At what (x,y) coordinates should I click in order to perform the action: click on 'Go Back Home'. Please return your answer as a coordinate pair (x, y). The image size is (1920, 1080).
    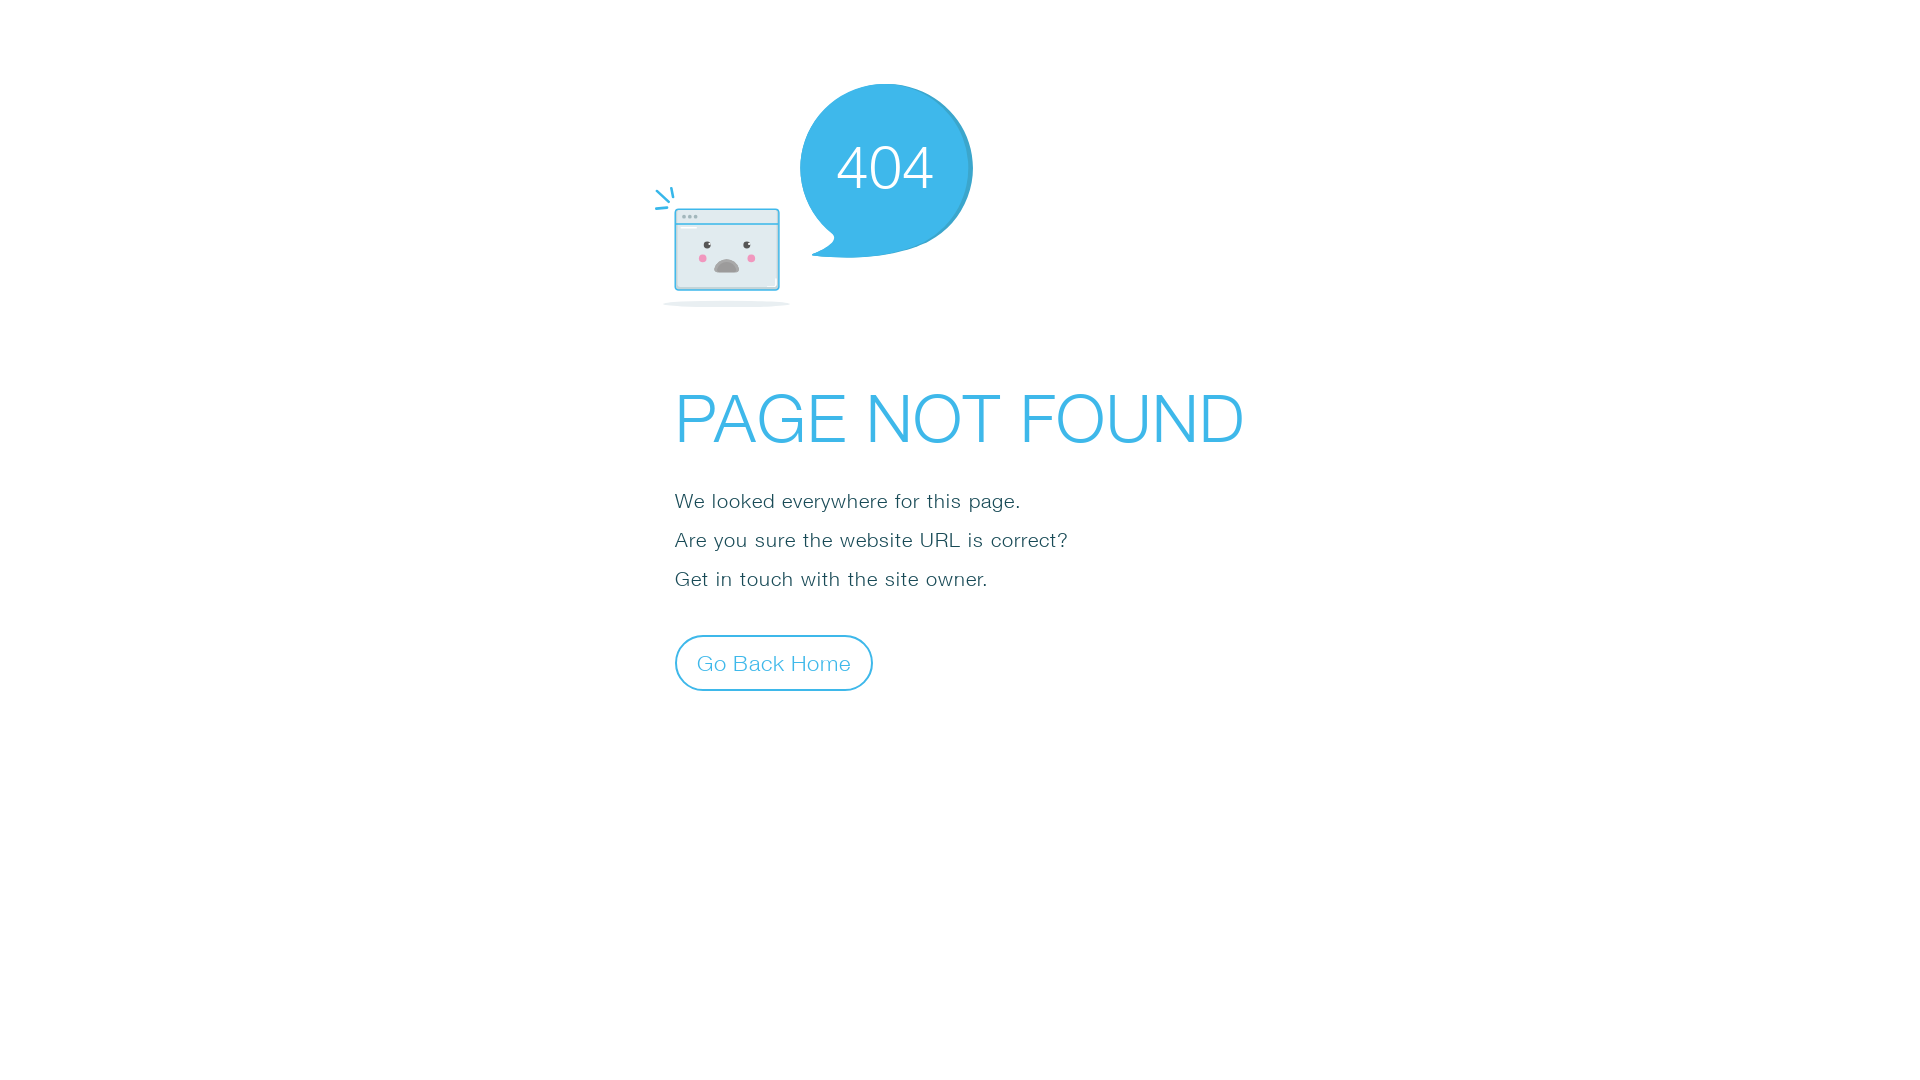
    Looking at the image, I should click on (772, 663).